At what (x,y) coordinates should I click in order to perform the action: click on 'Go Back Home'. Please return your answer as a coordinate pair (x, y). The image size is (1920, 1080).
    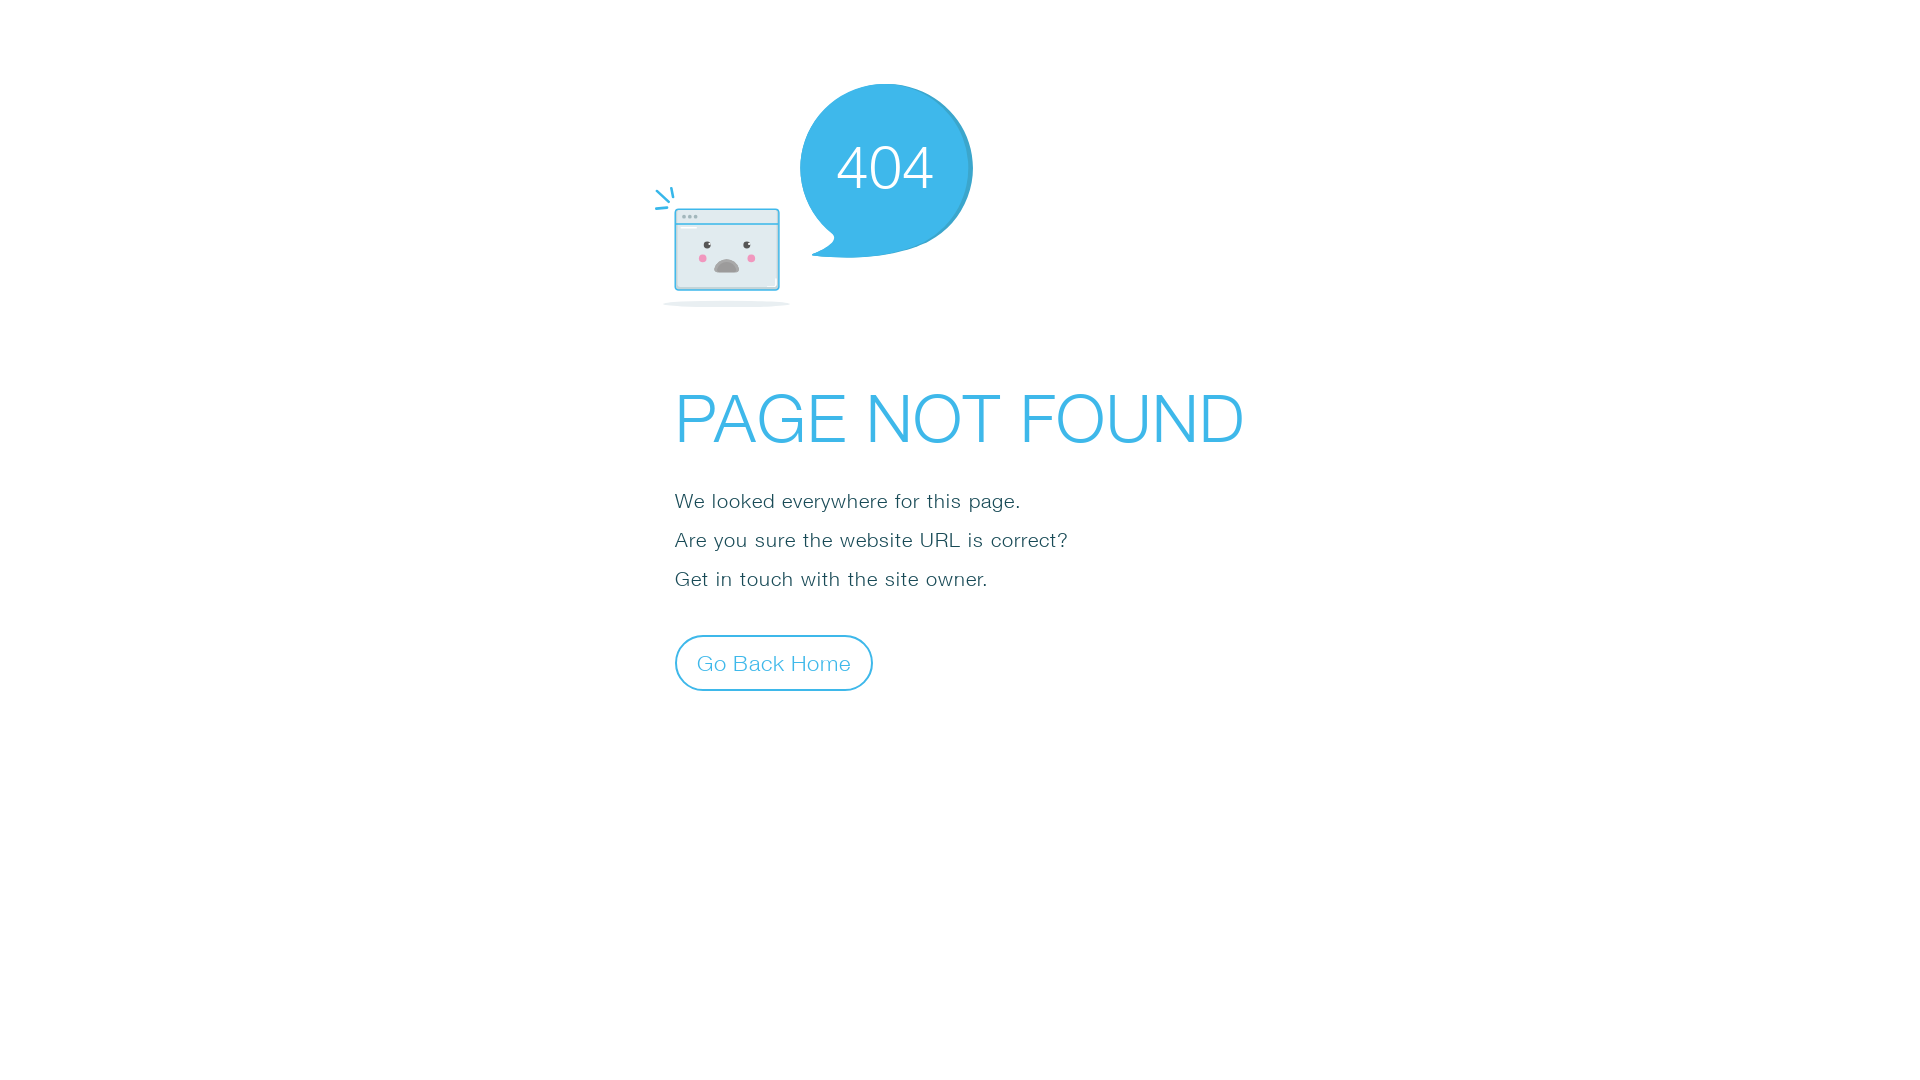
    Looking at the image, I should click on (772, 663).